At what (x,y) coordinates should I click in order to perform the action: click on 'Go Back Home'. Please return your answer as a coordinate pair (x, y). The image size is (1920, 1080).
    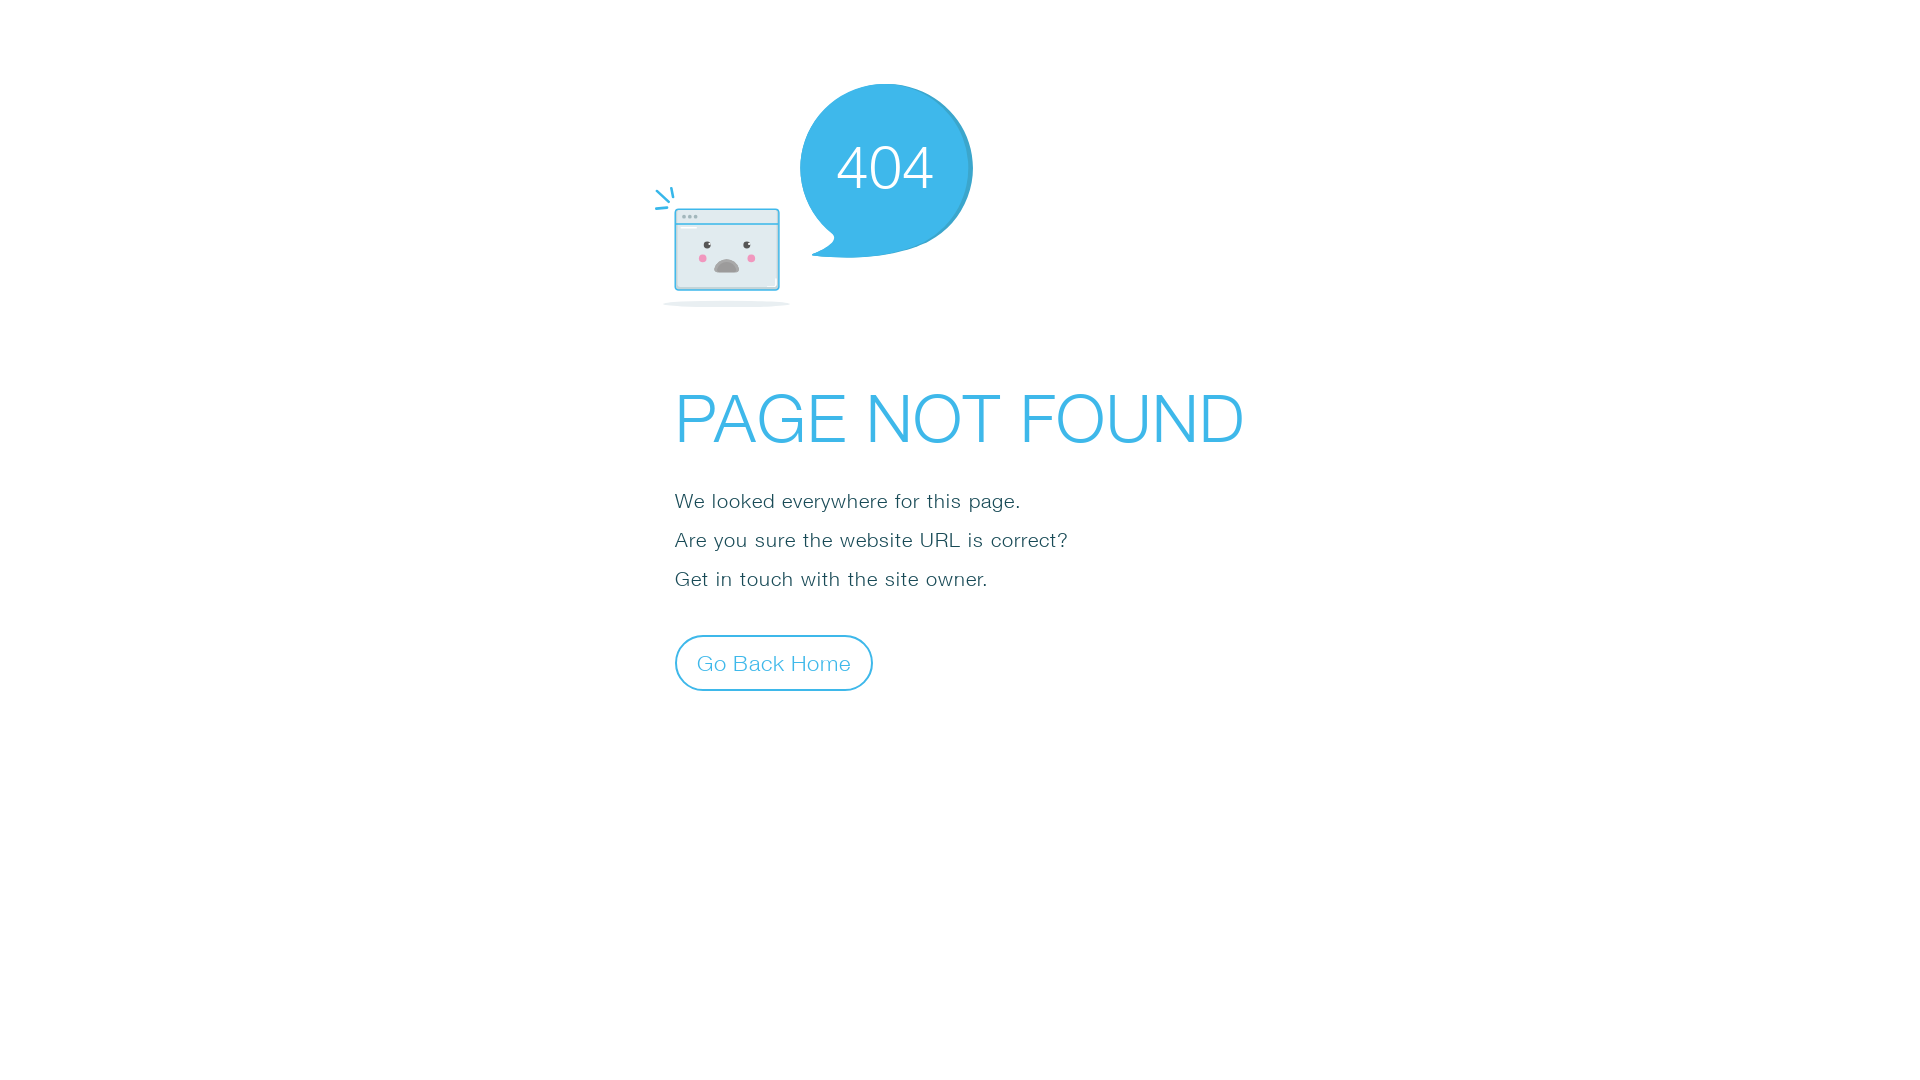
    Looking at the image, I should click on (772, 663).